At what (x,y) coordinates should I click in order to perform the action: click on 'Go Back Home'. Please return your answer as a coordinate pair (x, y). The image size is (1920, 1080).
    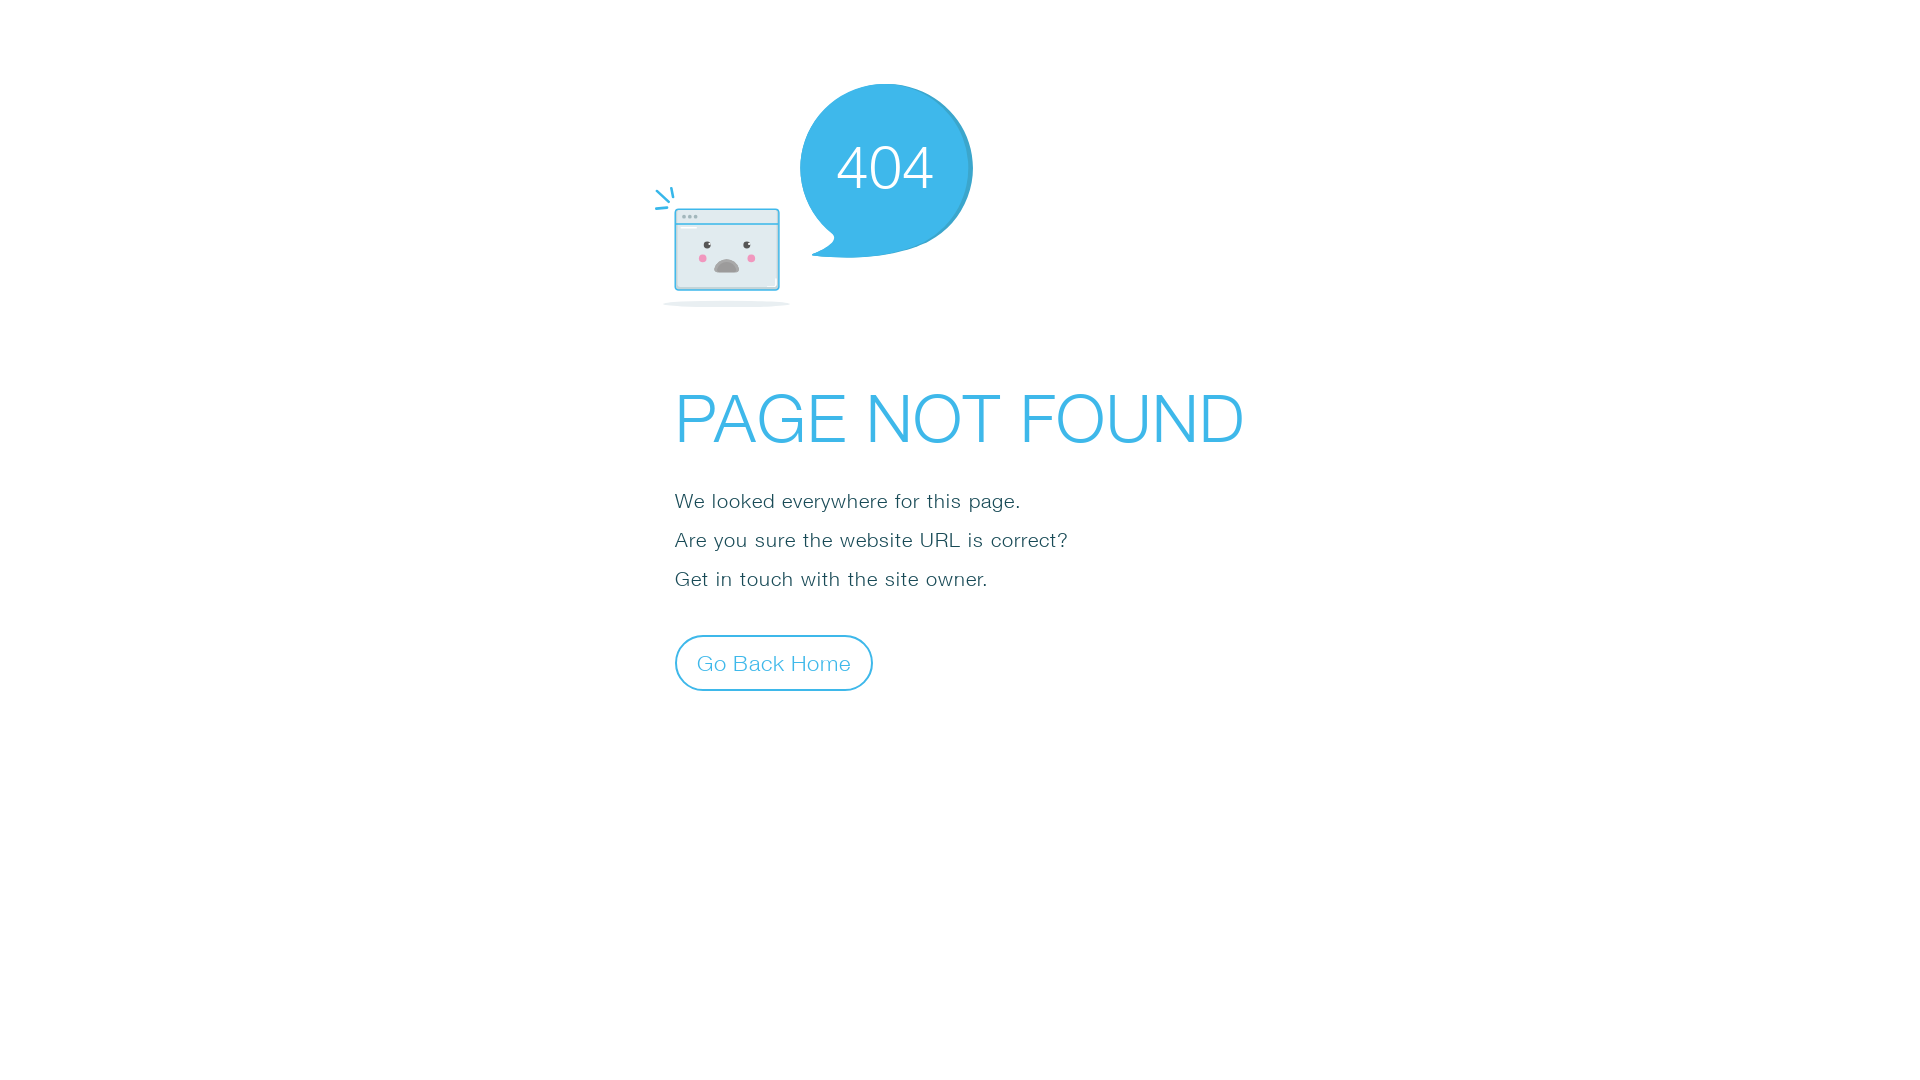
    Looking at the image, I should click on (772, 663).